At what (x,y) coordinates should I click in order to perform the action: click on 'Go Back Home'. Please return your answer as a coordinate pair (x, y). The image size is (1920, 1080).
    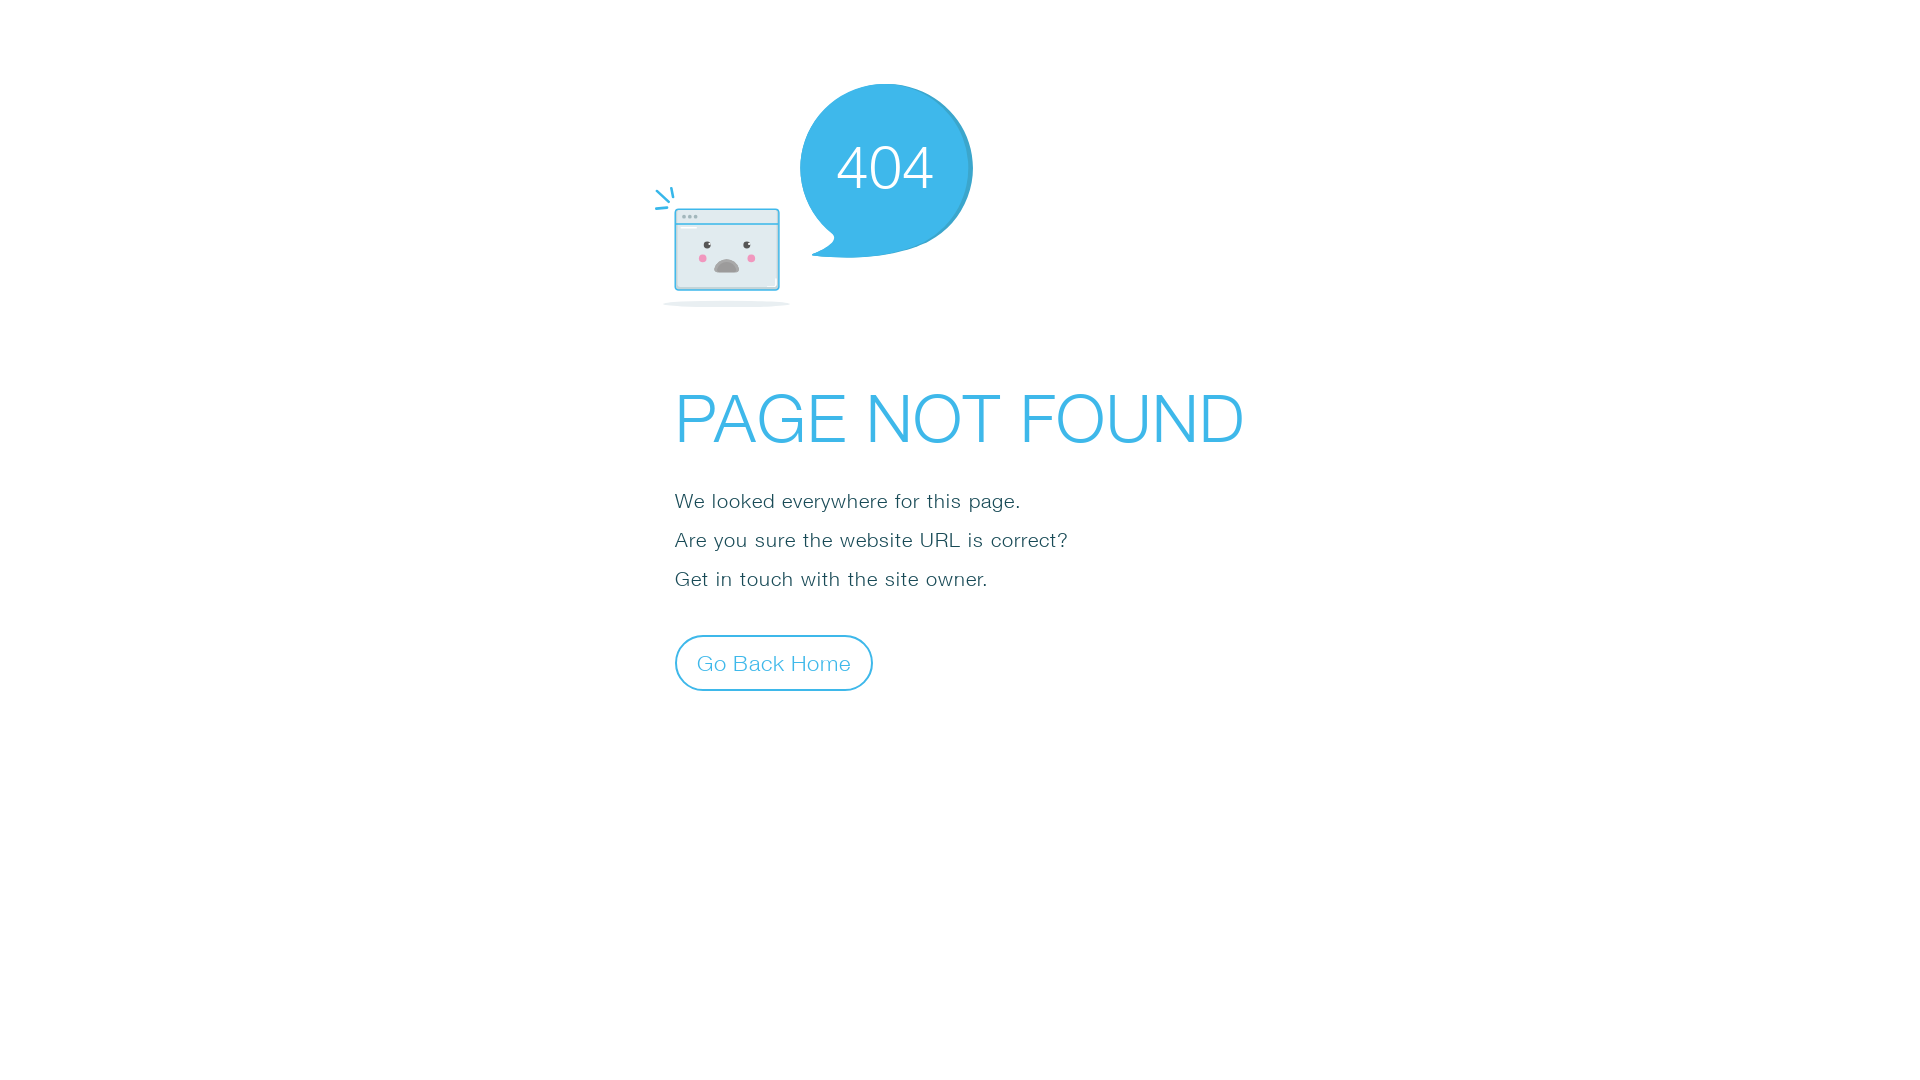
    Looking at the image, I should click on (772, 663).